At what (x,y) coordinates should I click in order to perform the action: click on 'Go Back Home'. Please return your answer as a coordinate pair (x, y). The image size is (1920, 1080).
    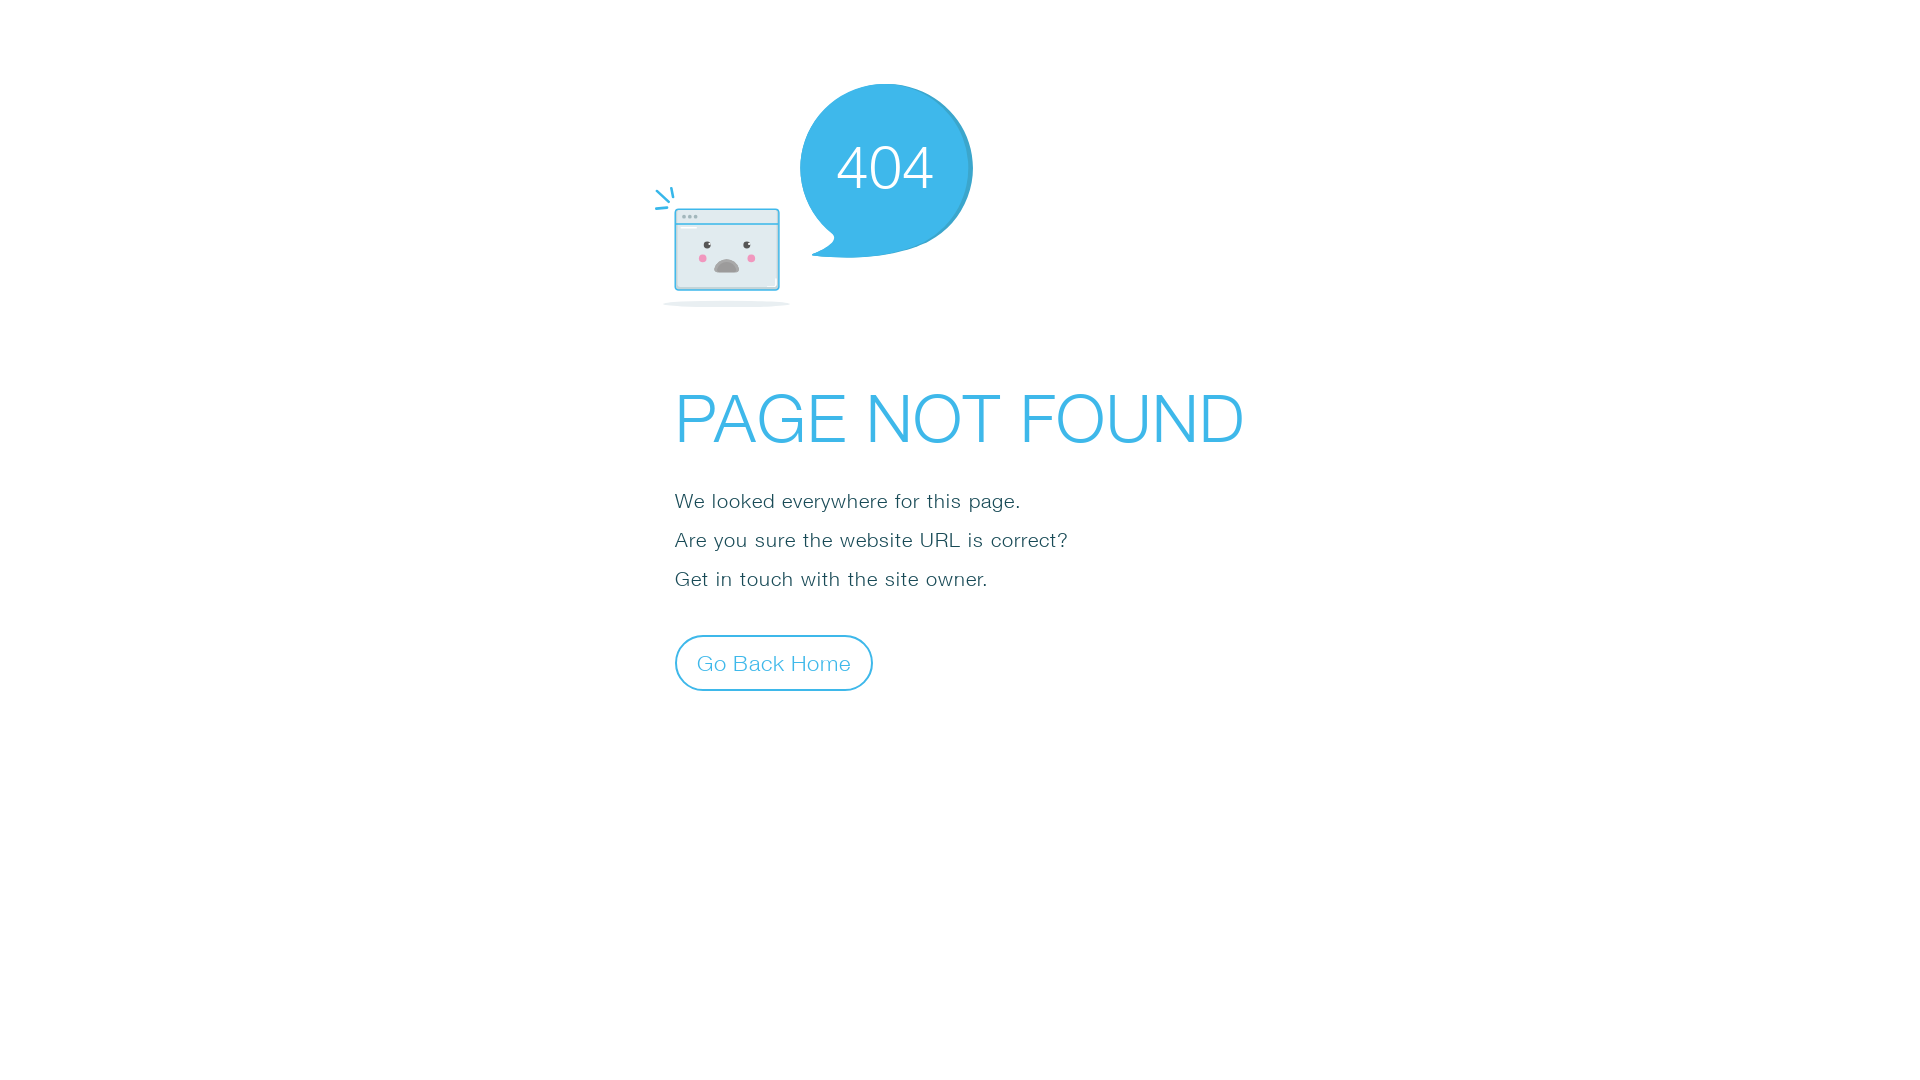
    Looking at the image, I should click on (772, 663).